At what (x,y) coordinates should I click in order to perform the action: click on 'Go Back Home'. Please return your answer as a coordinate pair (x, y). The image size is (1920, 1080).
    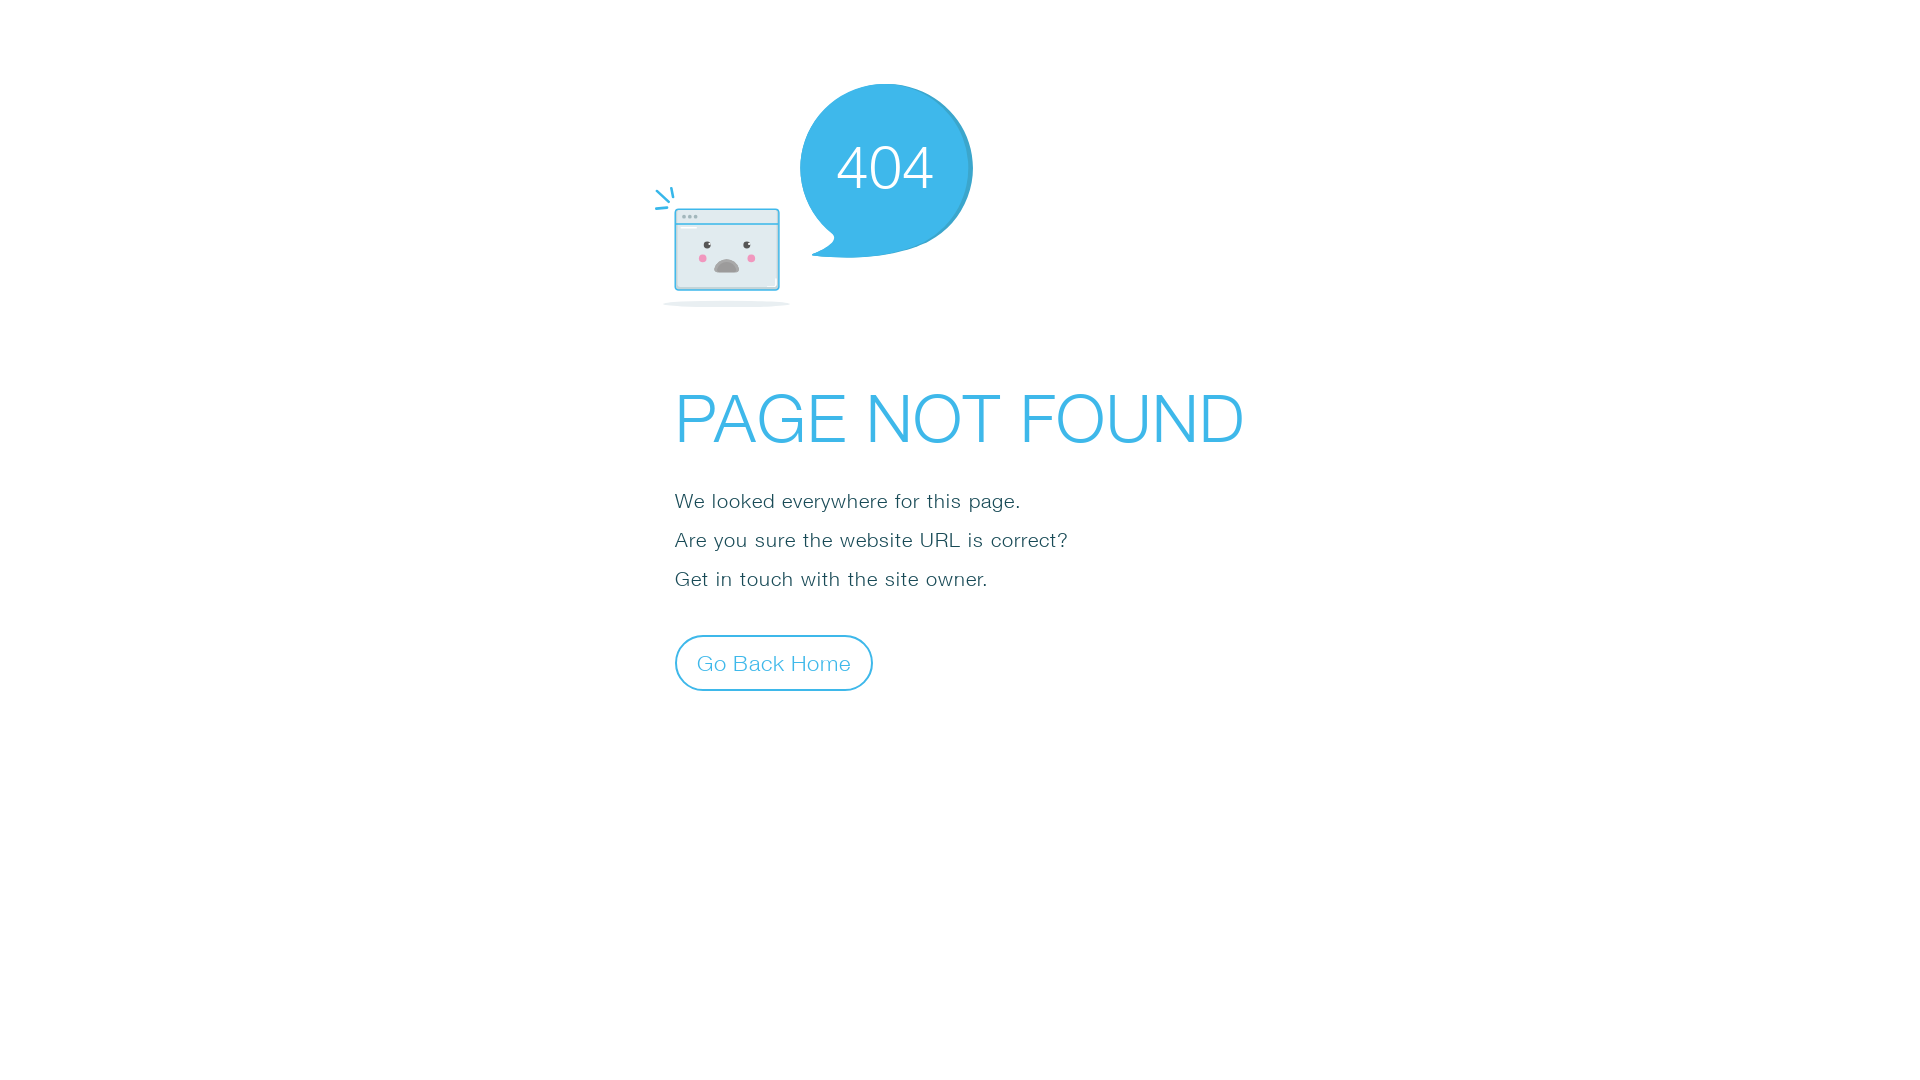
    Looking at the image, I should click on (772, 663).